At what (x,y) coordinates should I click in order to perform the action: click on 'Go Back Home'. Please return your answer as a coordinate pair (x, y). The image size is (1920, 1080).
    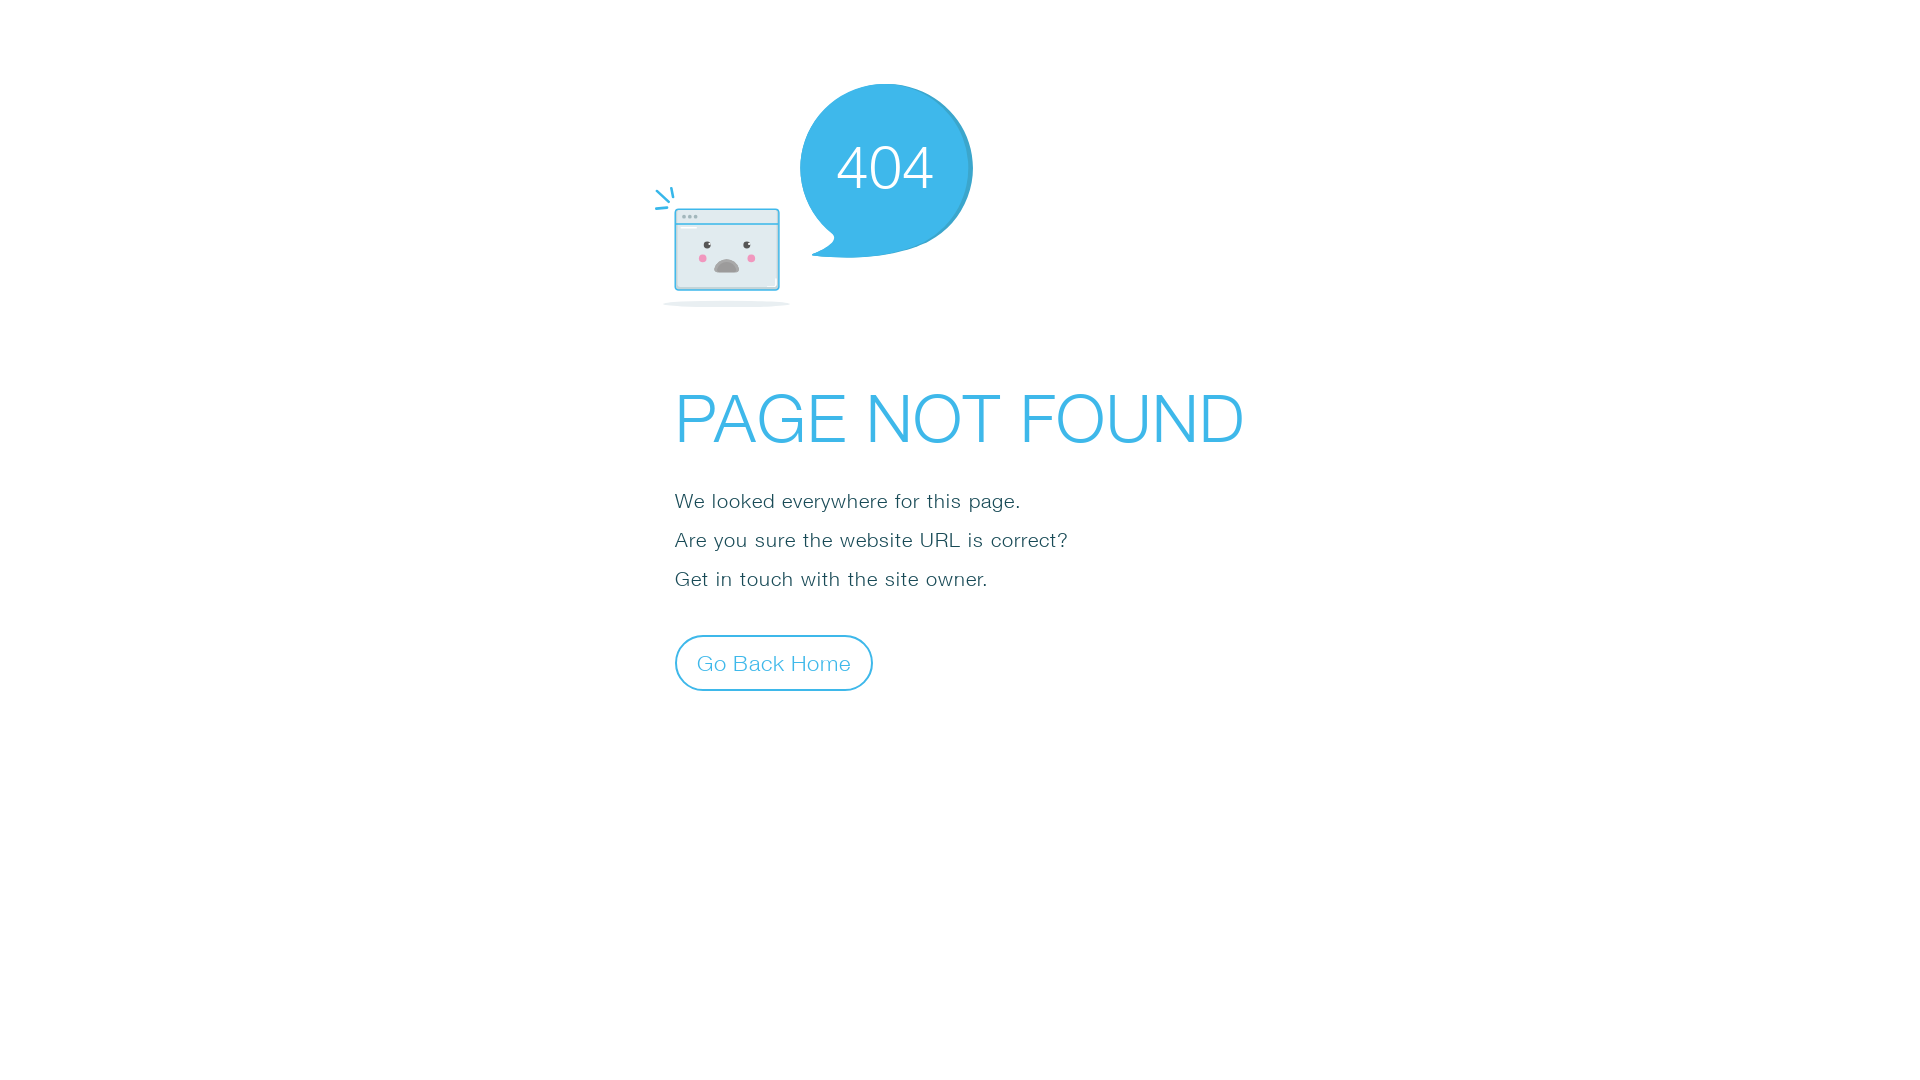
    Looking at the image, I should click on (772, 663).